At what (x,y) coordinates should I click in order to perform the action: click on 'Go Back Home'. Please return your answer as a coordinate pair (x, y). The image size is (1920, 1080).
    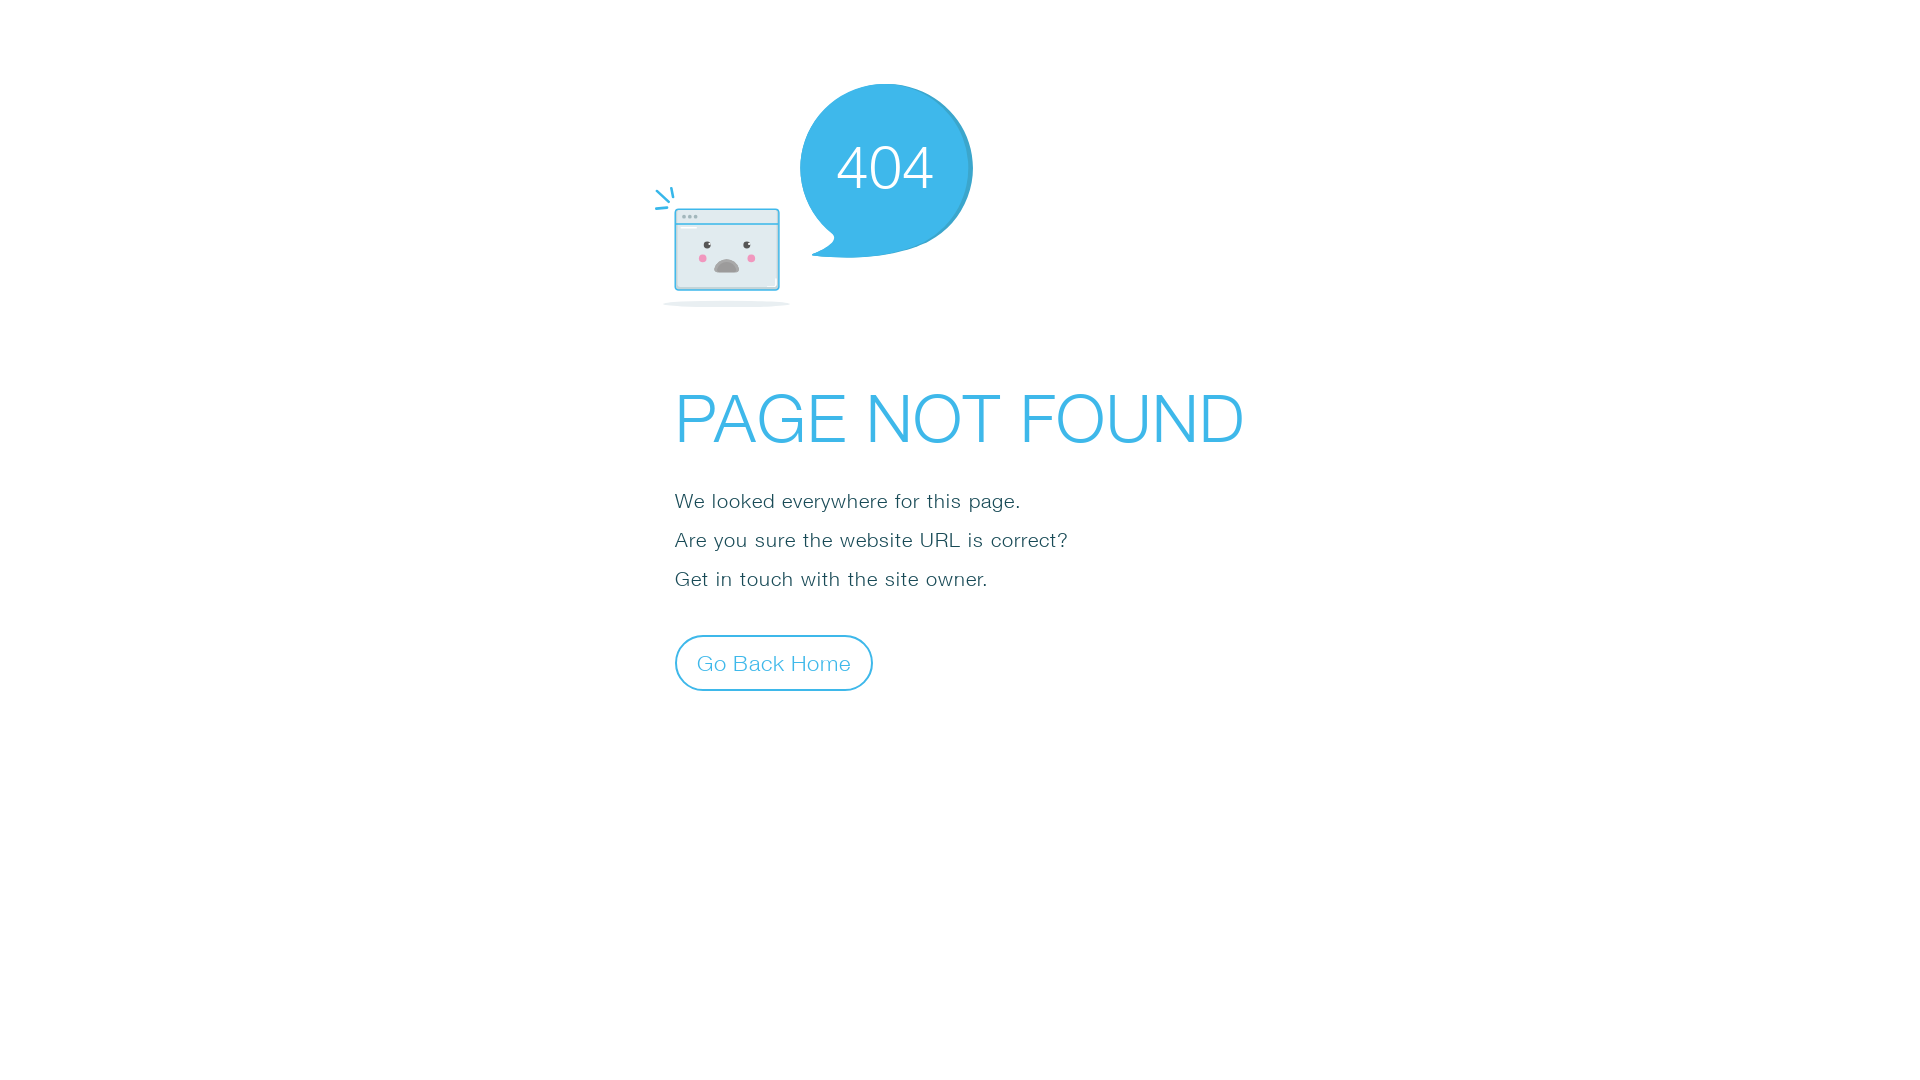
    Looking at the image, I should click on (772, 663).